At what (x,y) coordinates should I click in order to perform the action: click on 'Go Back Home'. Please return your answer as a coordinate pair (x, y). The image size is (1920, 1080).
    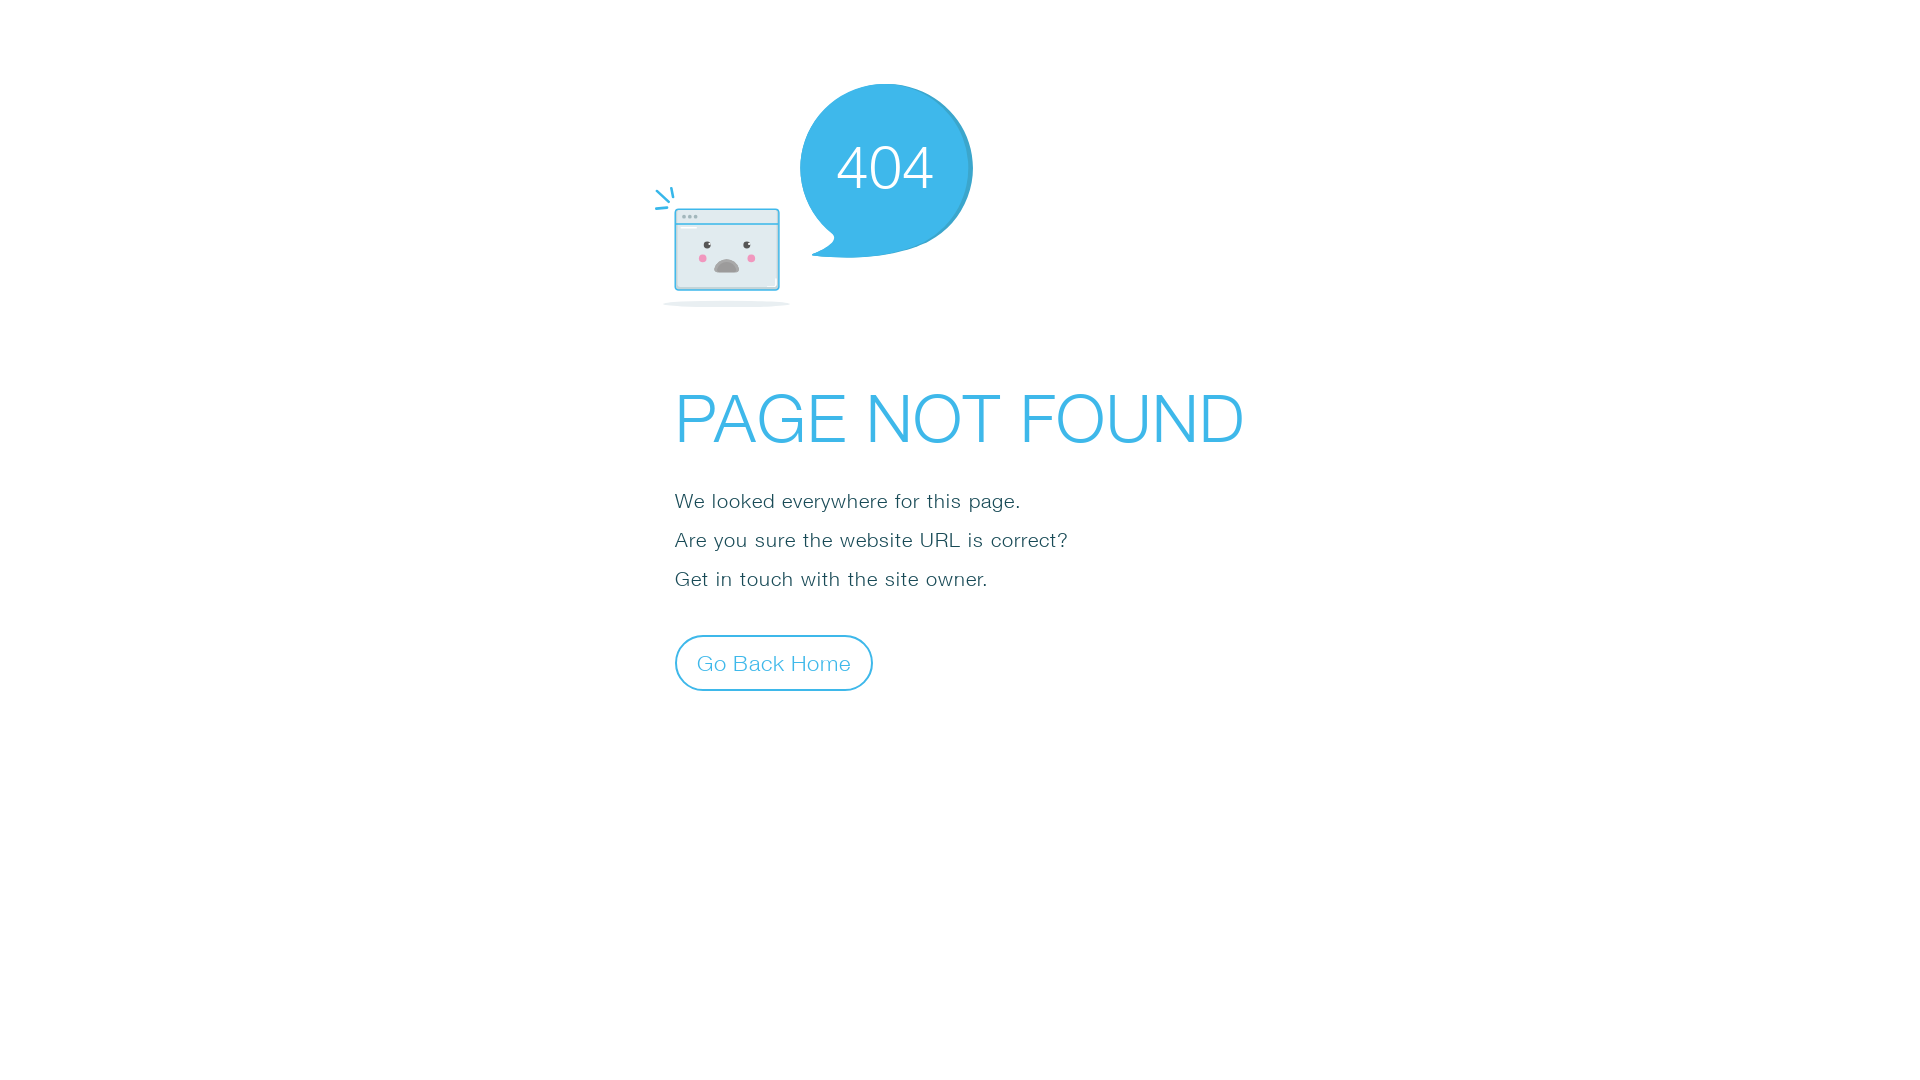
    Looking at the image, I should click on (772, 663).